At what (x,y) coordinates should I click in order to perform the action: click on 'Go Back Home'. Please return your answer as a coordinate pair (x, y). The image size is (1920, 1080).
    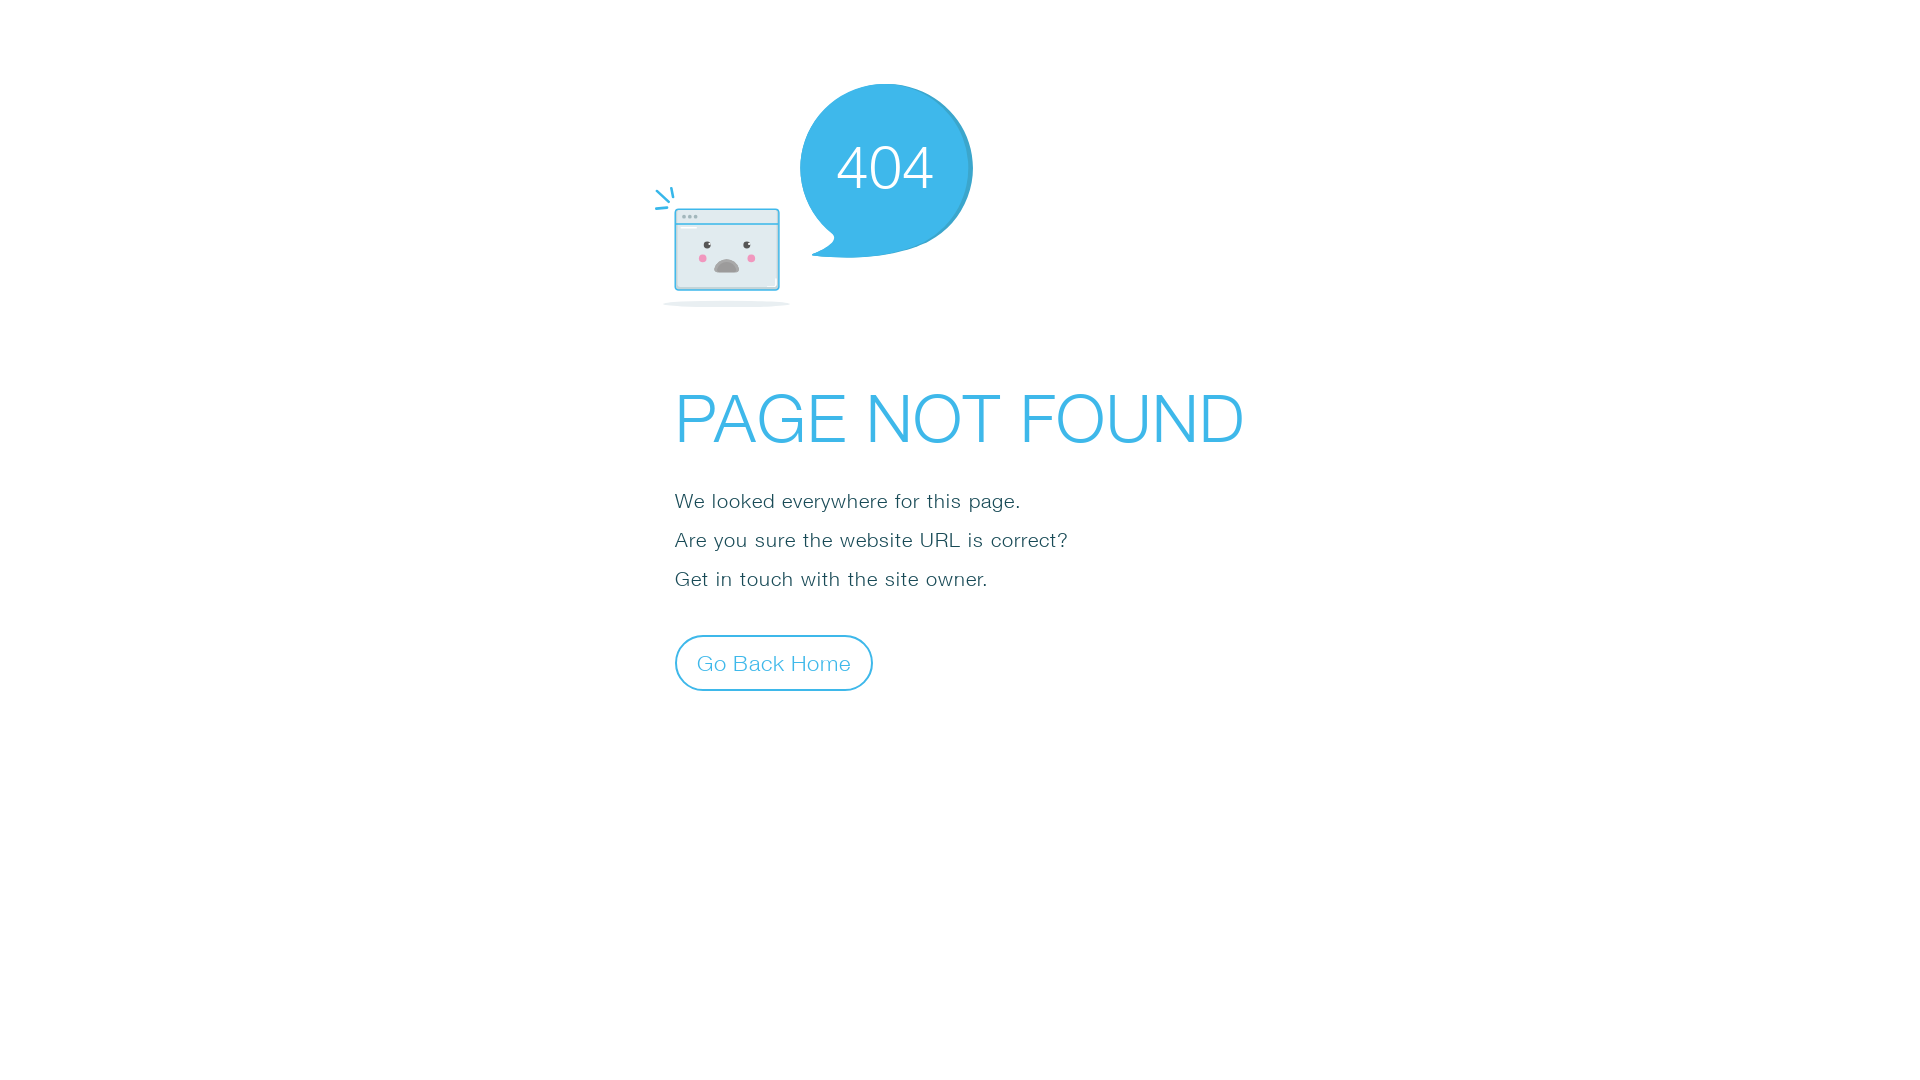
    Looking at the image, I should click on (772, 663).